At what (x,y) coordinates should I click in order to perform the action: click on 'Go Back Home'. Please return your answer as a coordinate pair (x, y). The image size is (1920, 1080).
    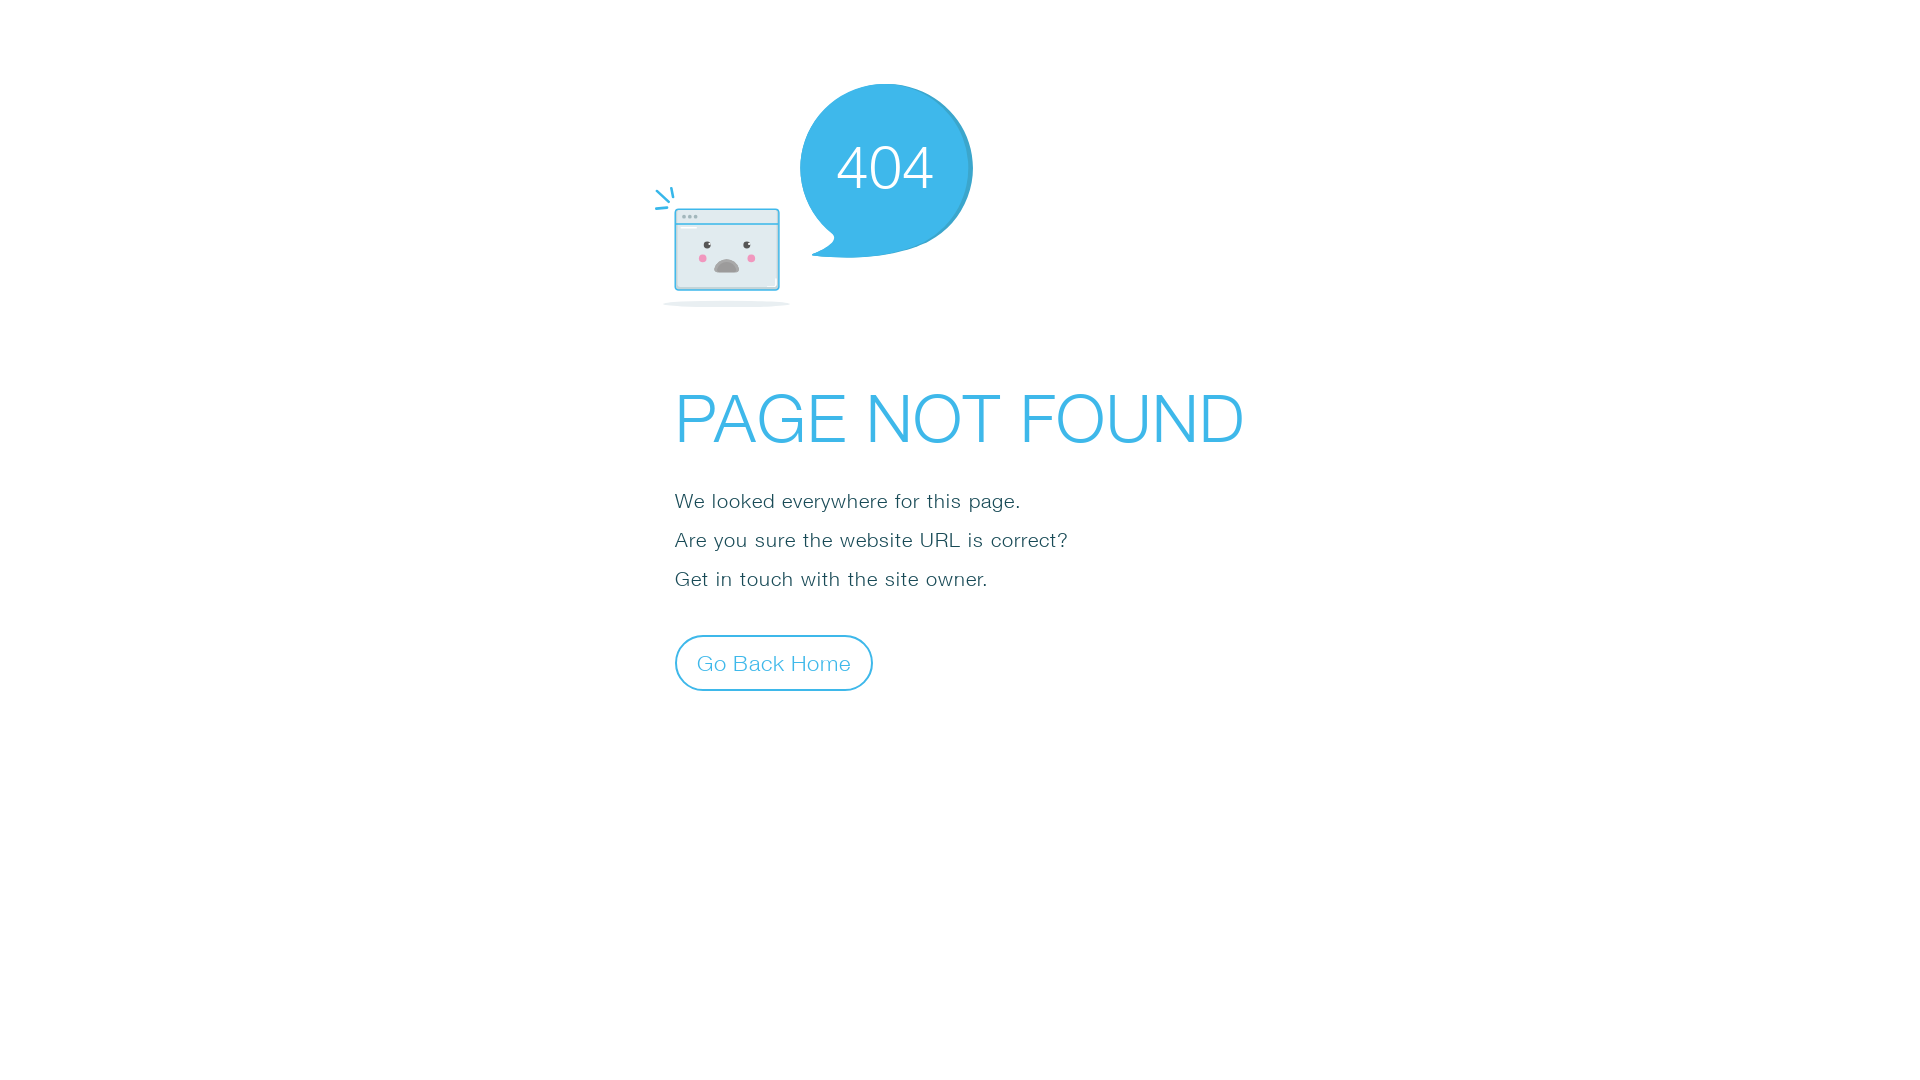
    Looking at the image, I should click on (772, 663).